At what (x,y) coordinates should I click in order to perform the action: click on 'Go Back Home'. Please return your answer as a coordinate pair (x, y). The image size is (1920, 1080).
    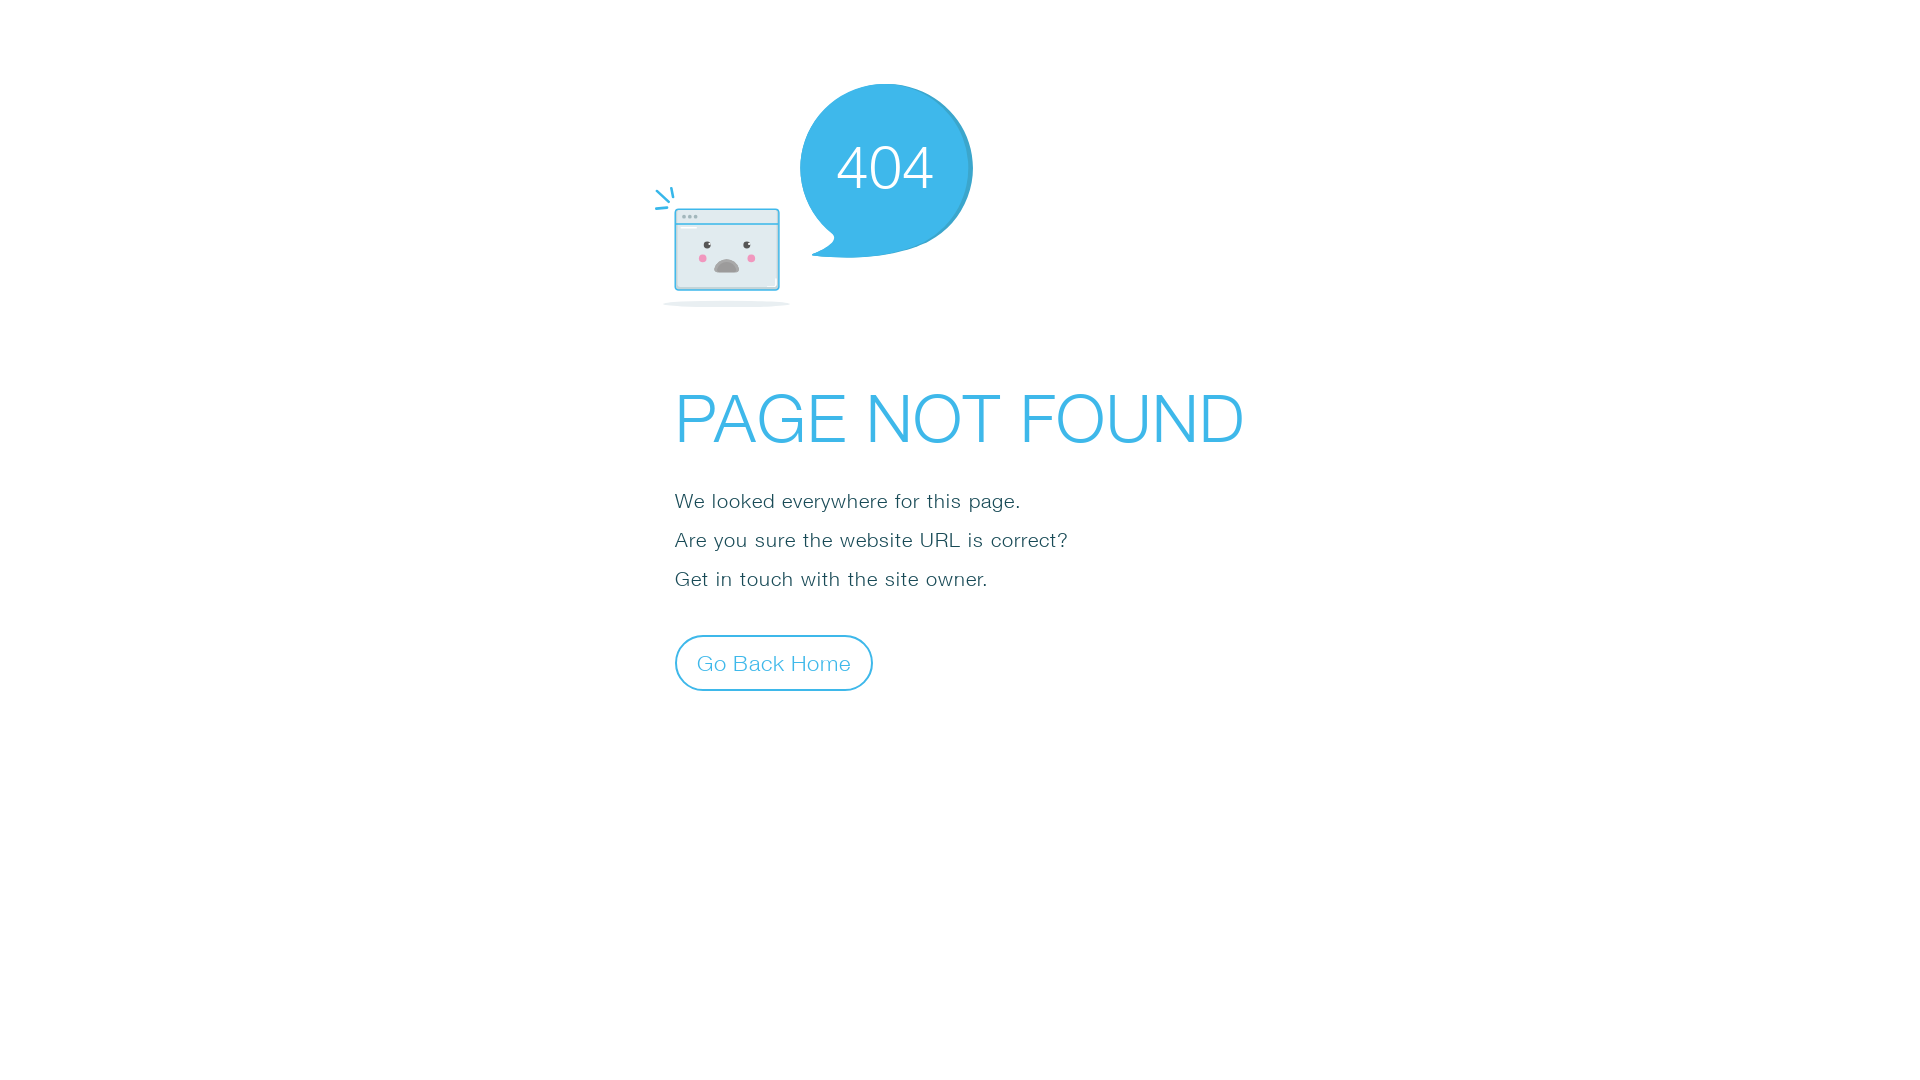
    Looking at the image, I should click on (772, 663).